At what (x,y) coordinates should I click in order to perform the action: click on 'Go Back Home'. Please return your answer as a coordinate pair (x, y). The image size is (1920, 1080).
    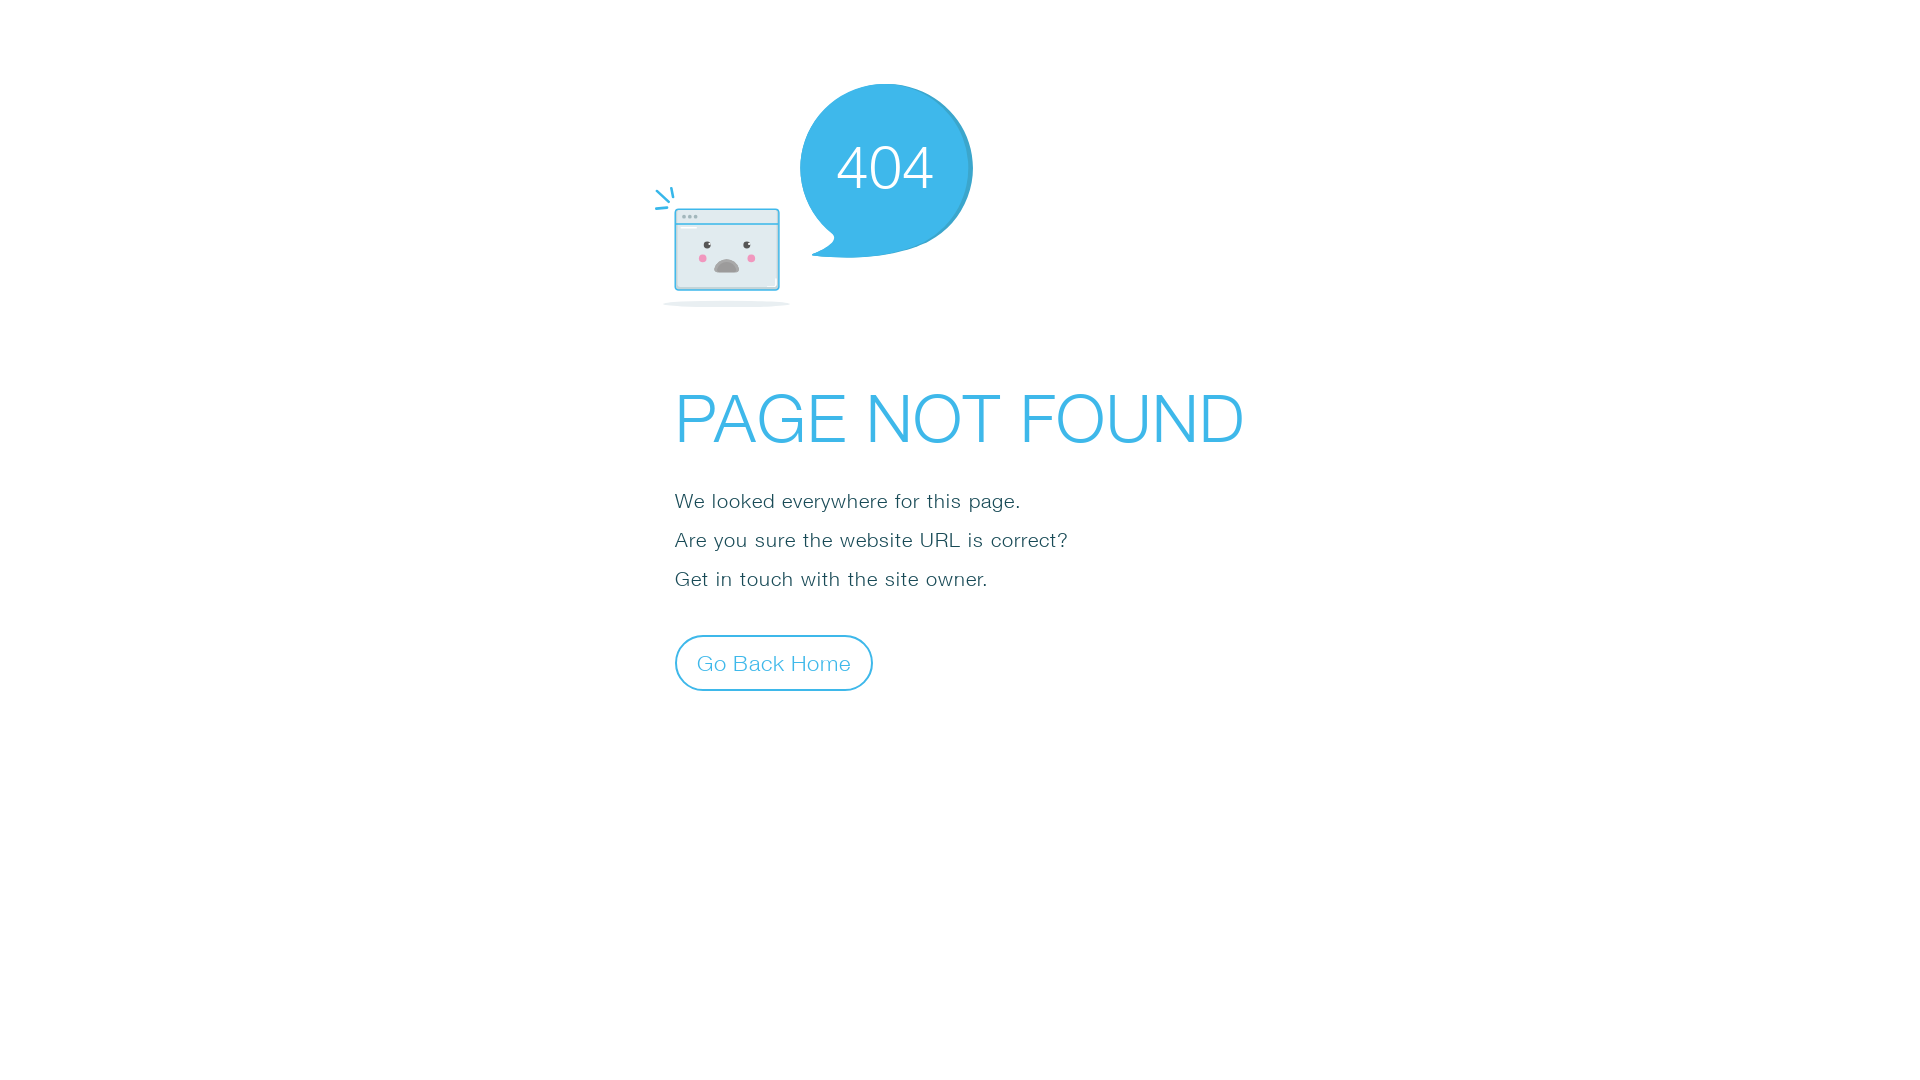
    Looking at the image, I should click on (772, 663).